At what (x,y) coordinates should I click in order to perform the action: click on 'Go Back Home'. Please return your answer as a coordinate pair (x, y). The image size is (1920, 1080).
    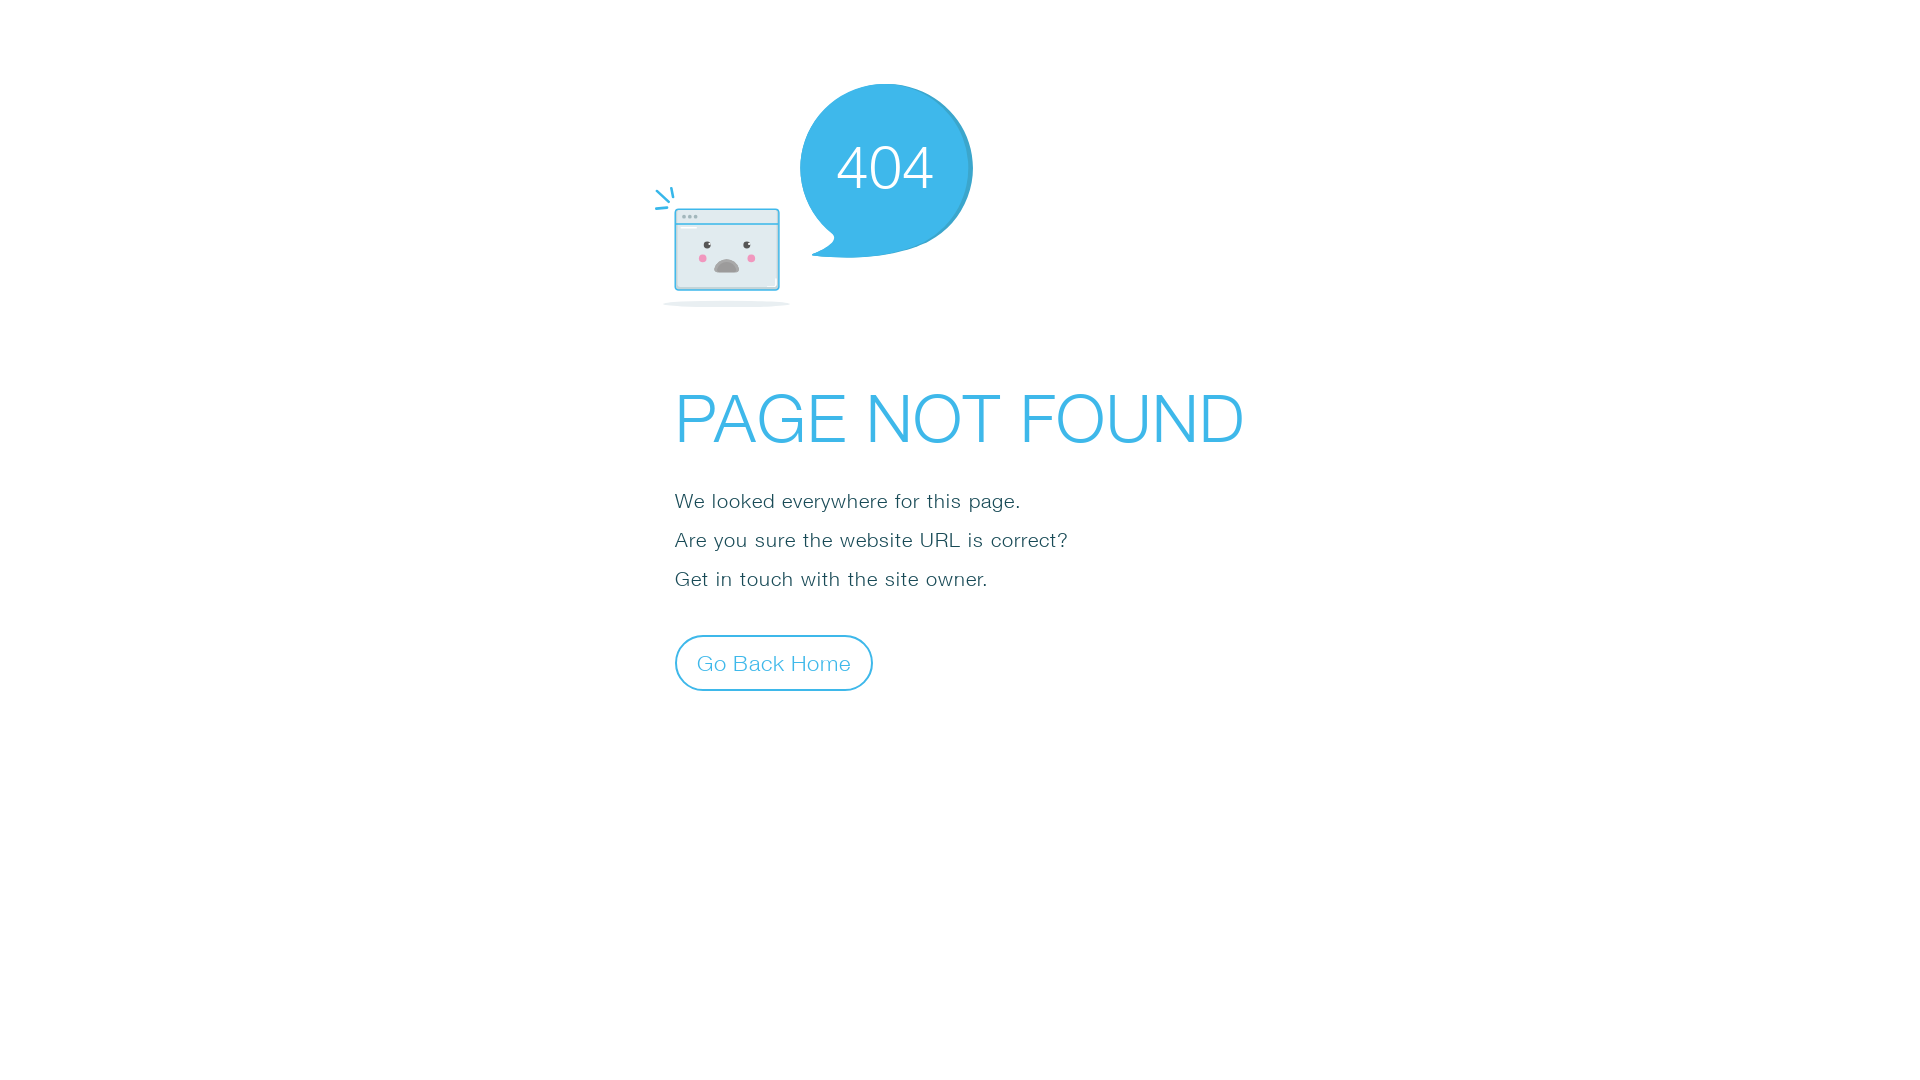
    Looking at the image, I should click on (772, 663).